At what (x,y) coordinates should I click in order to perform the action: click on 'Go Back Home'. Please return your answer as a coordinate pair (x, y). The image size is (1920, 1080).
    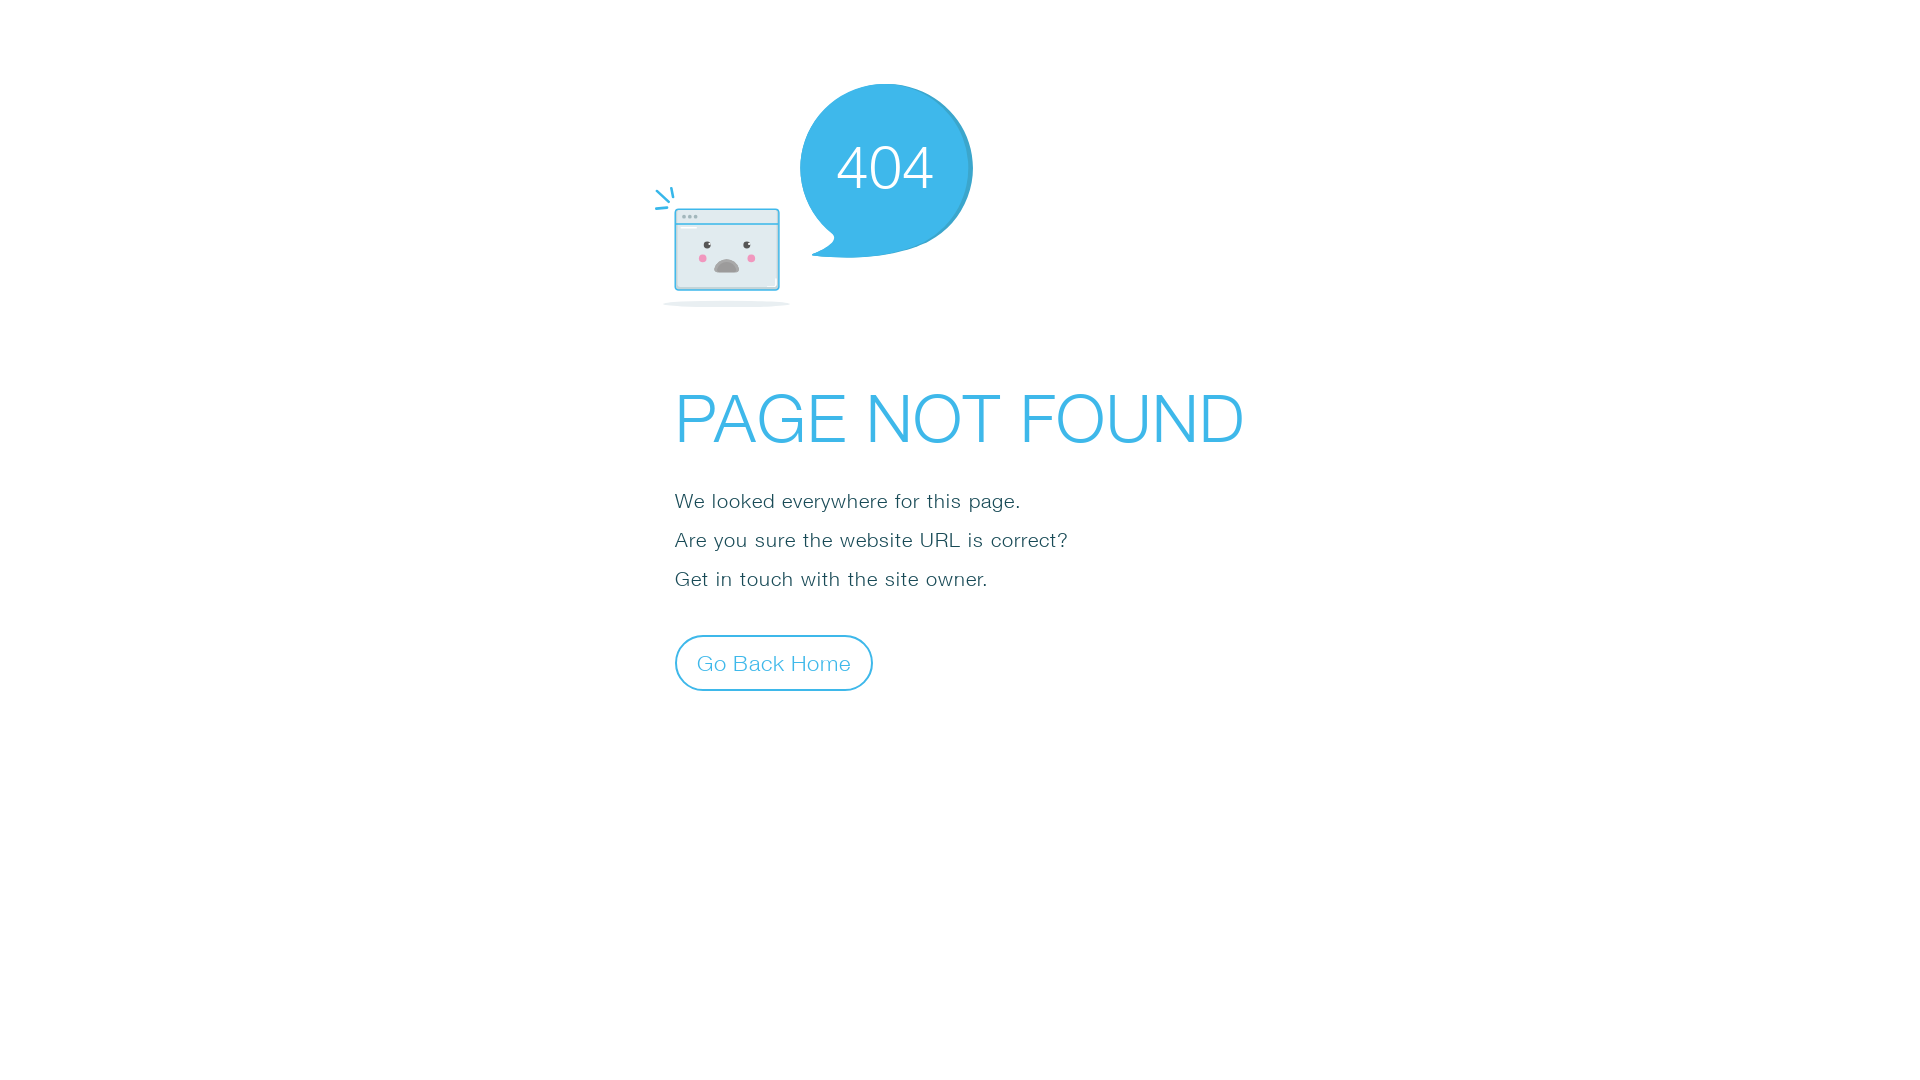
    Looking at the image, I should click on (772, 663).